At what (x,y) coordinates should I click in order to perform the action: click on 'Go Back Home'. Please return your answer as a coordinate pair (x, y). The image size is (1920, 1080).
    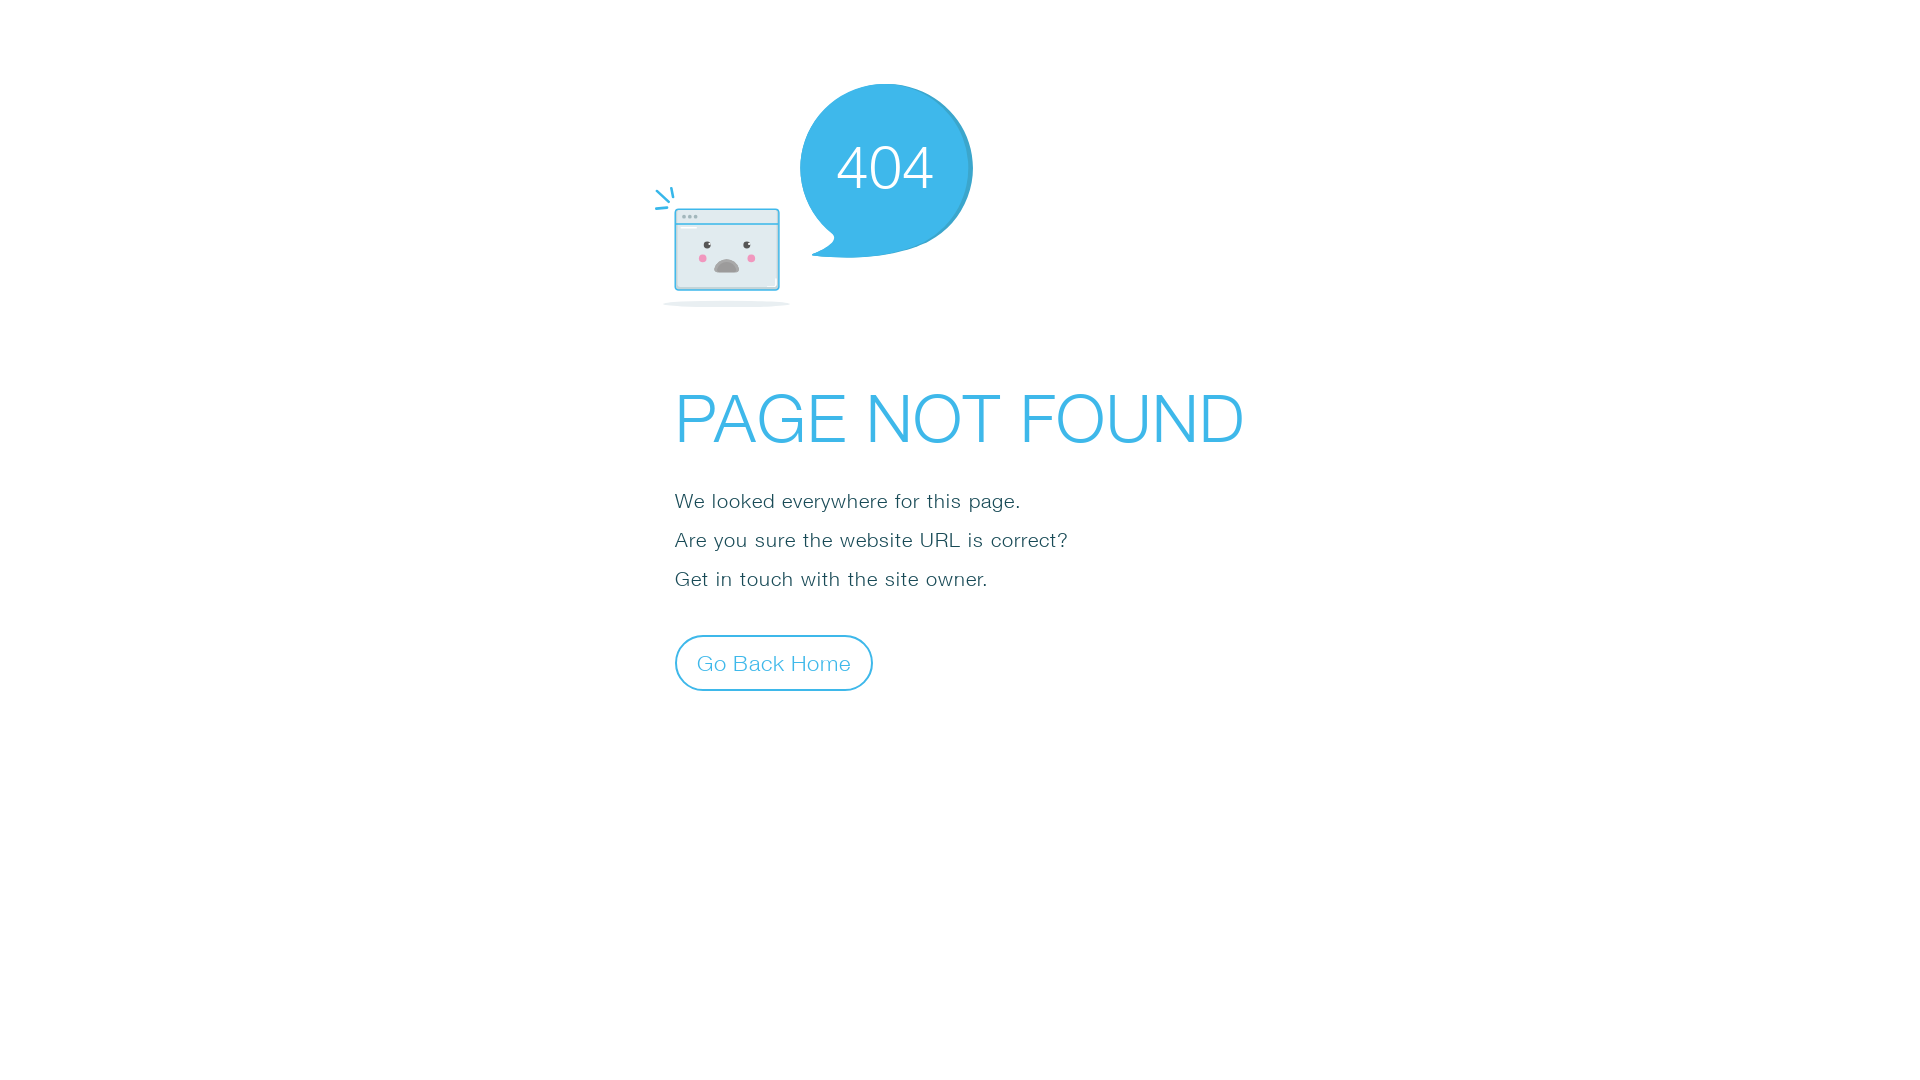
    Looking at the image, I should click on (772, 663).